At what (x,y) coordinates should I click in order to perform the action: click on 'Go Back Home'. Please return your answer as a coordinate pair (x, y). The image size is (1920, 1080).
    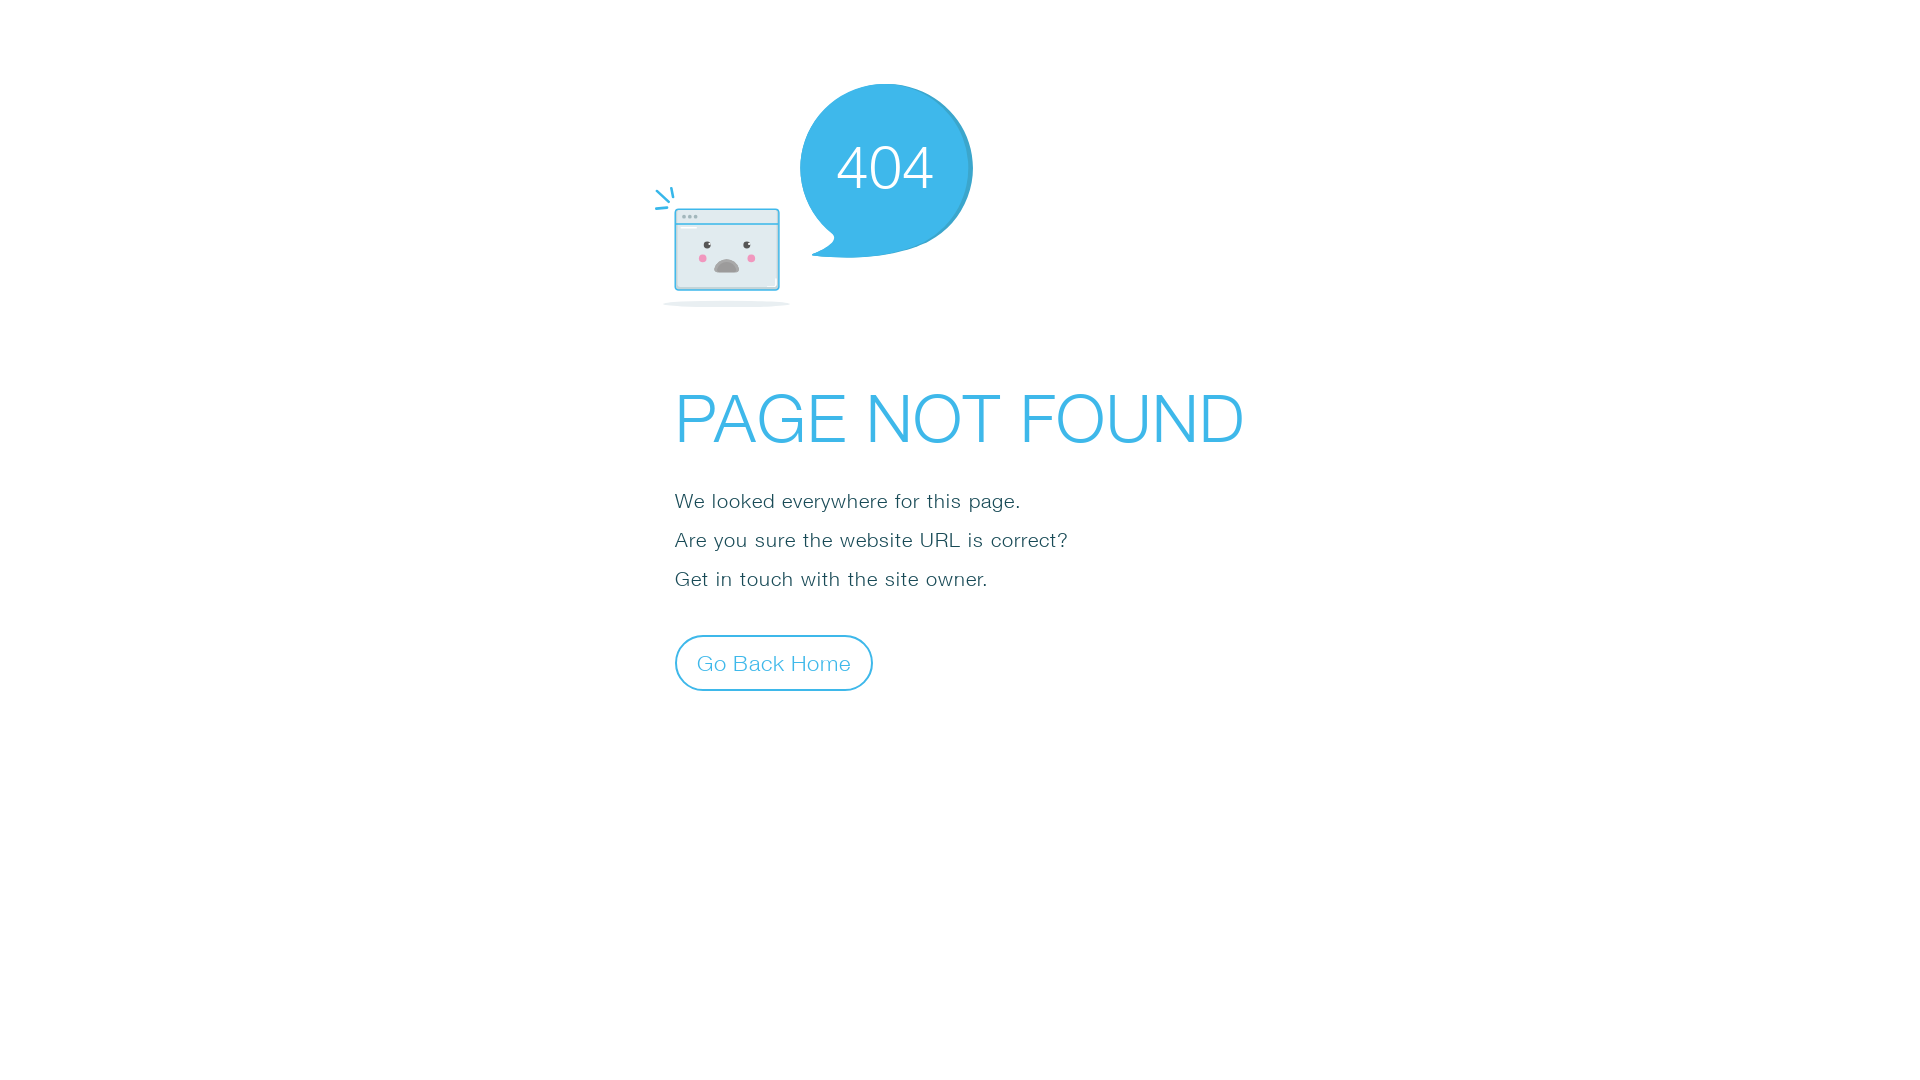
    Looking at the image, I should click on (772, 663).